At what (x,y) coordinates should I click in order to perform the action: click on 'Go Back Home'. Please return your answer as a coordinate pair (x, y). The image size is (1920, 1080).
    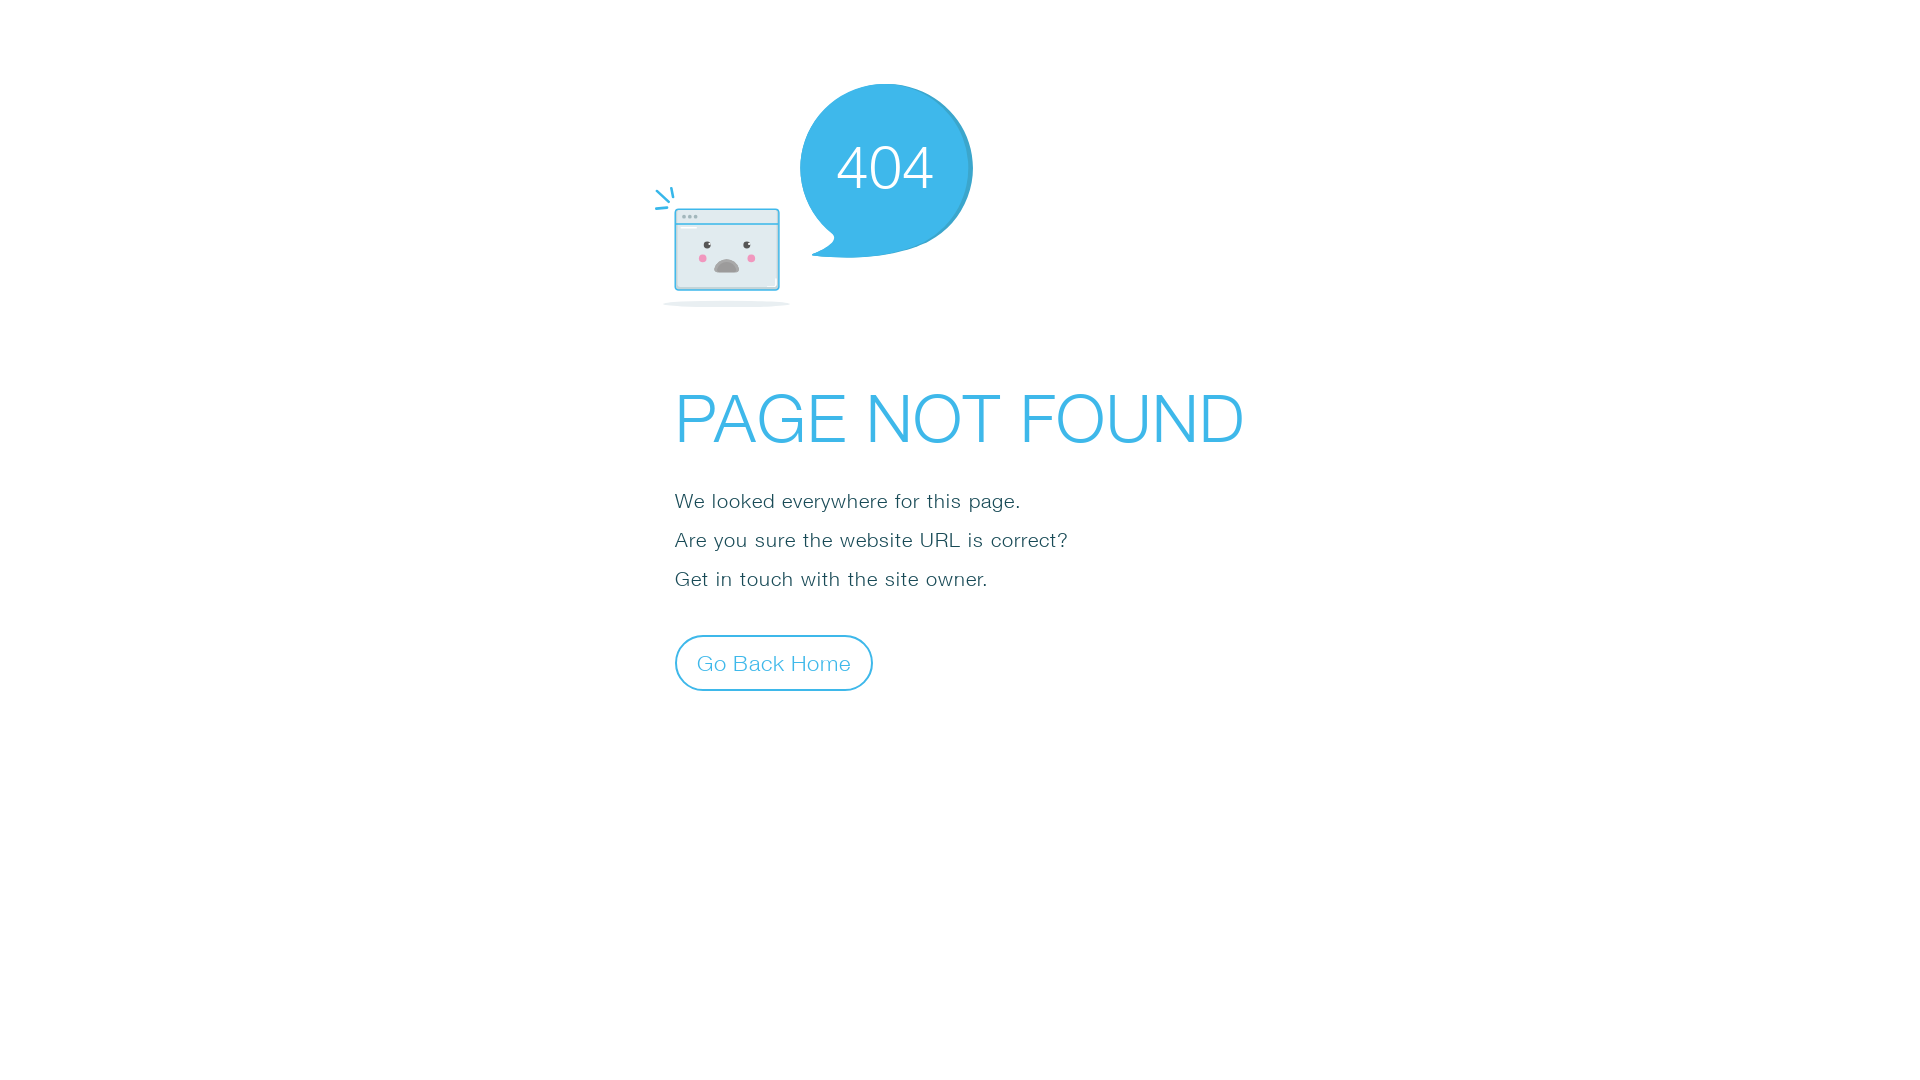
    Looking at the image, I should click on (772, 663).